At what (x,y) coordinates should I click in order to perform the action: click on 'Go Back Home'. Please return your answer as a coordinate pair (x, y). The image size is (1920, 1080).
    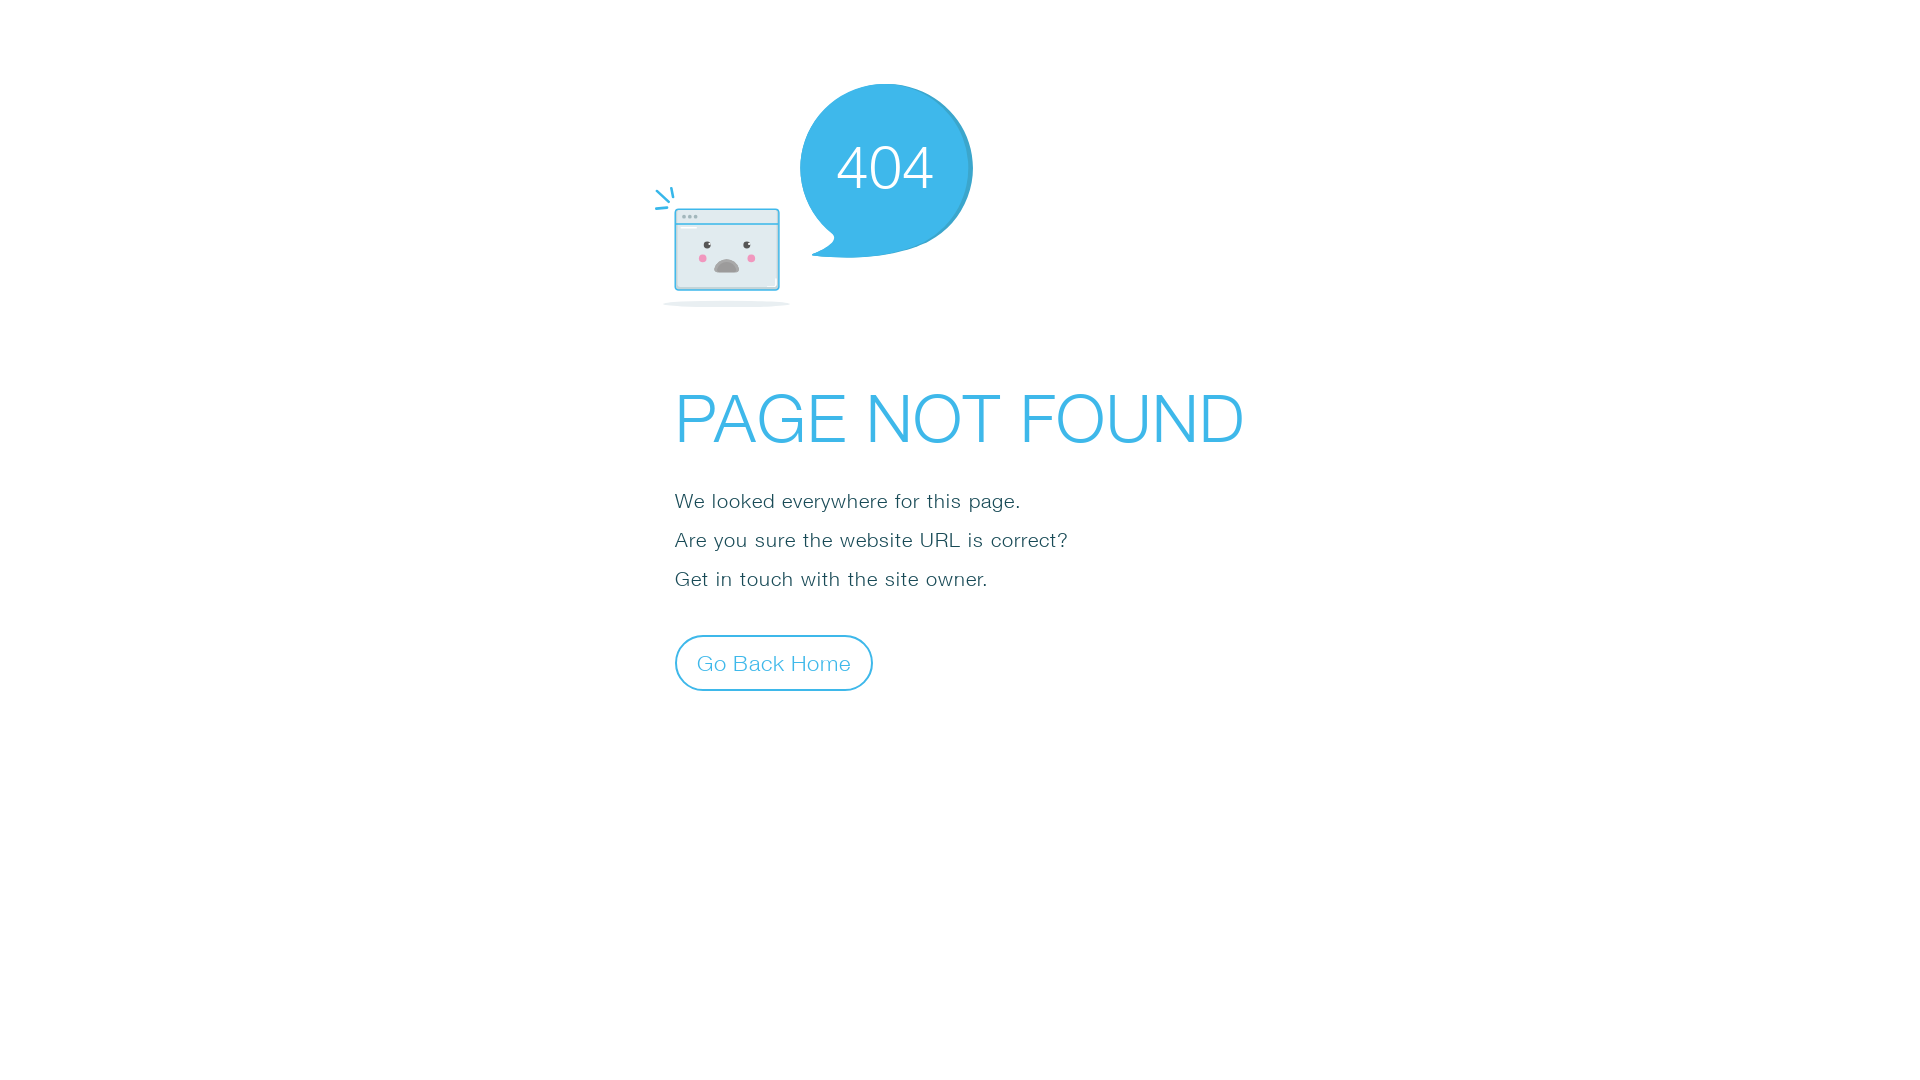
    Looking at the image, I should click on (772, 663).